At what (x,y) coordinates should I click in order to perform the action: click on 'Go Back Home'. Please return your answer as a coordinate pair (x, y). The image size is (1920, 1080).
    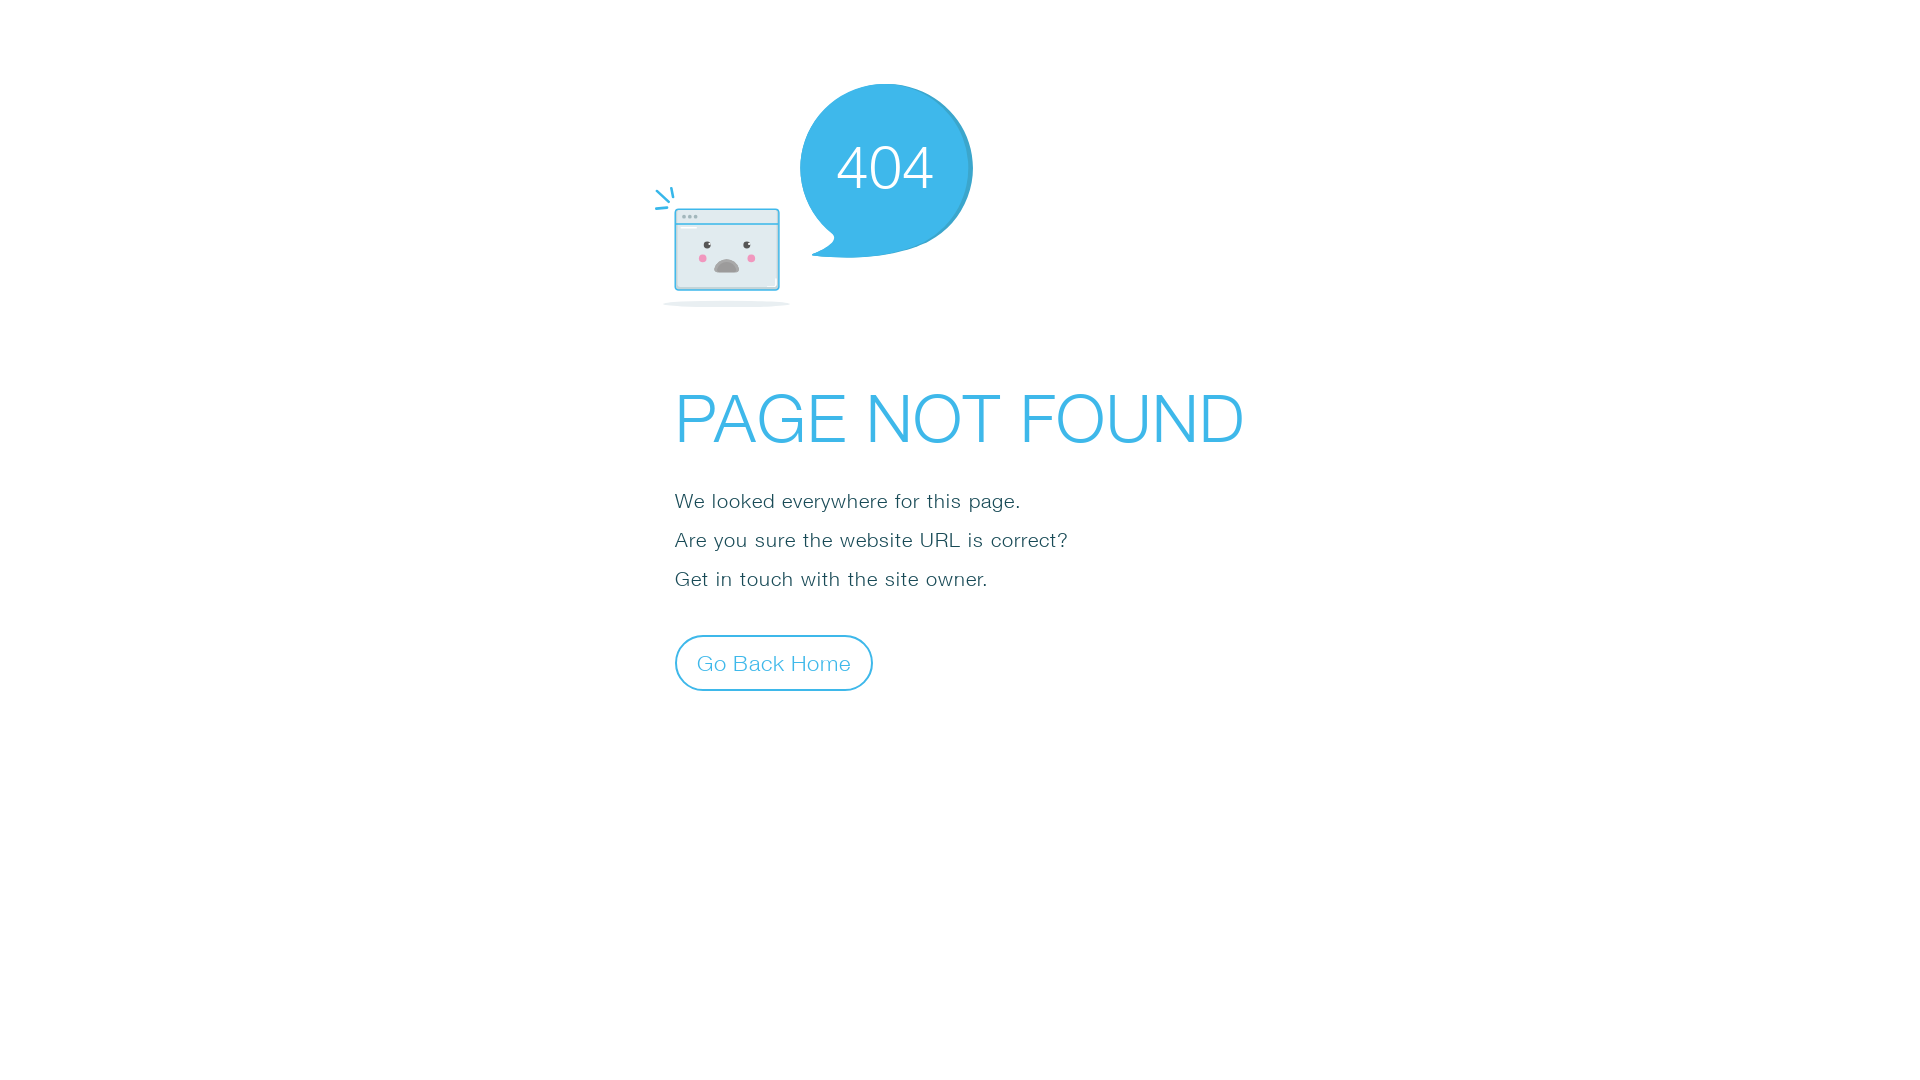
    Looking at the image, I should click on (772, 663).